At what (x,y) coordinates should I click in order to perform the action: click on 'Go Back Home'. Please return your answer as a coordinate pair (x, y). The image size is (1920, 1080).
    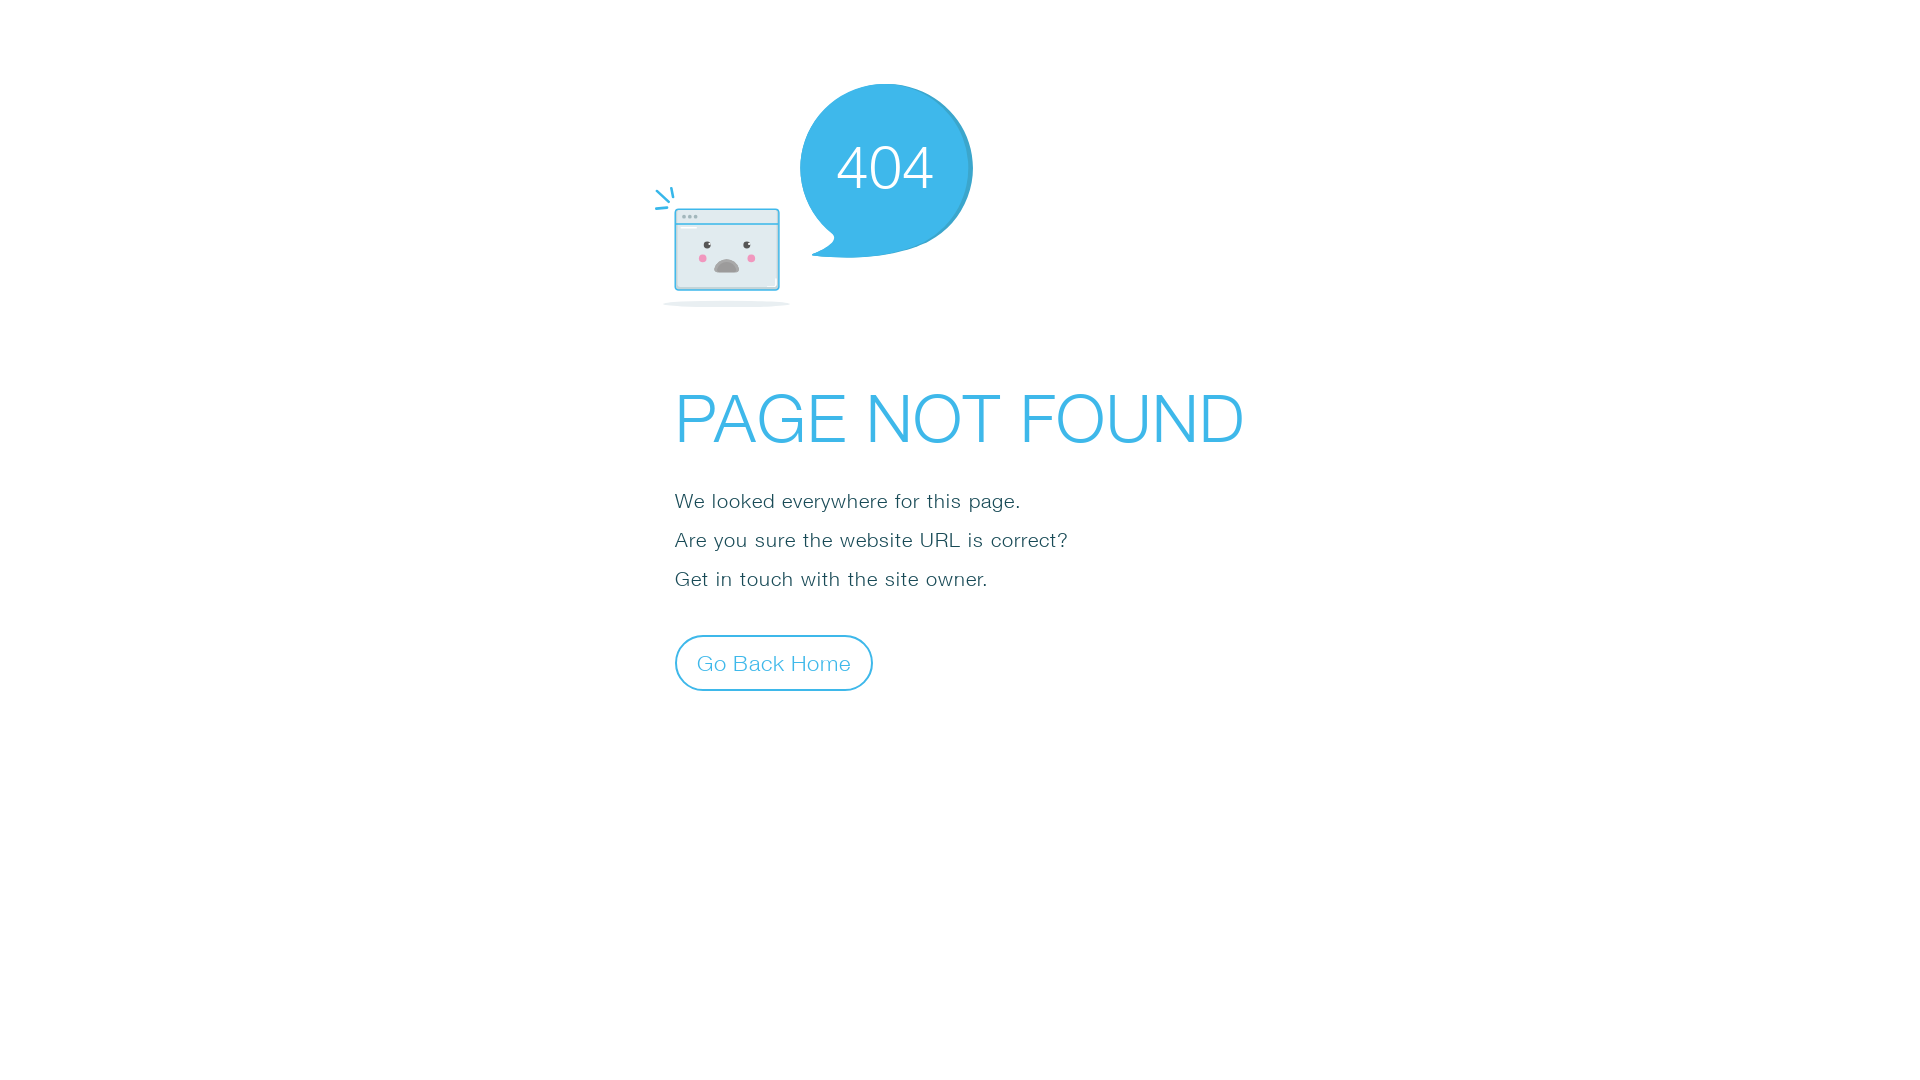
    Looking at the image, I should click on (772, 663).